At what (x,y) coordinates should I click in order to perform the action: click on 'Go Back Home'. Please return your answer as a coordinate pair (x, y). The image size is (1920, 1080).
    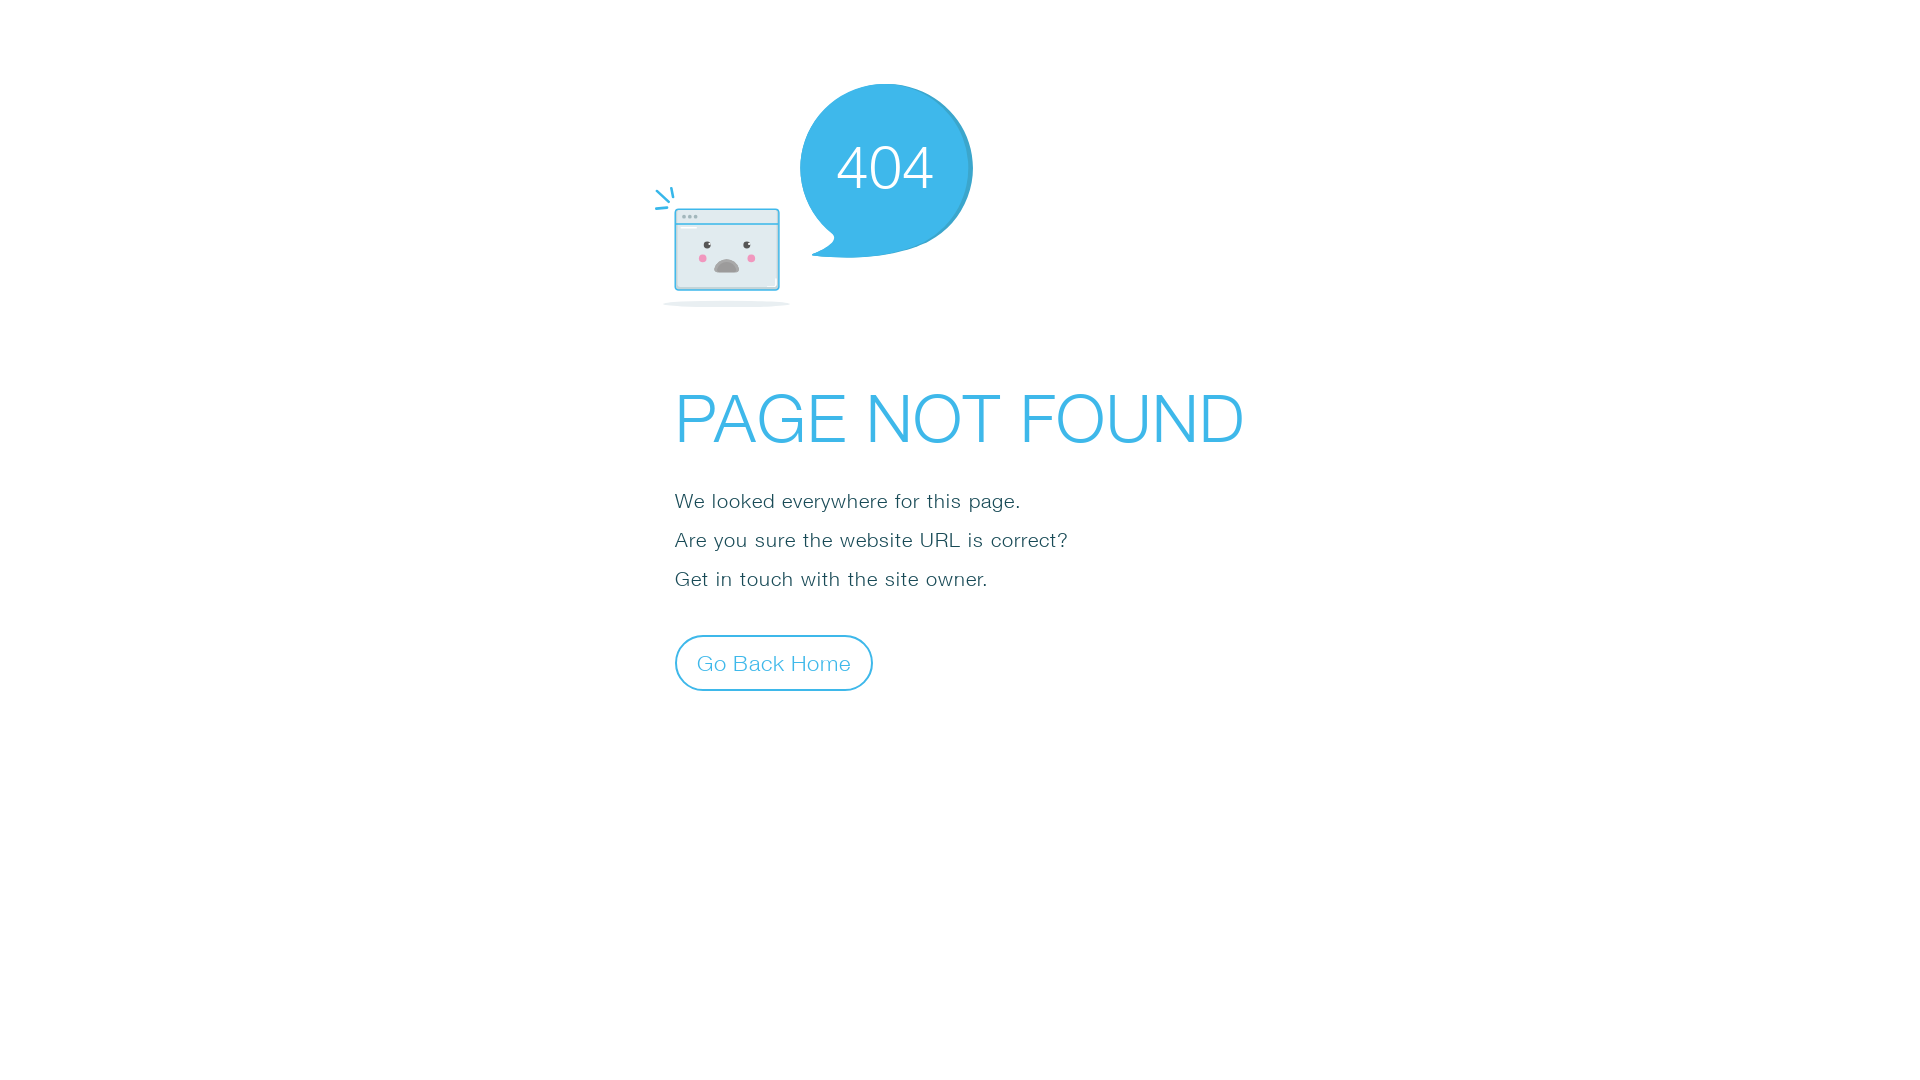
    Looking at the image, I should click on (772, 663).